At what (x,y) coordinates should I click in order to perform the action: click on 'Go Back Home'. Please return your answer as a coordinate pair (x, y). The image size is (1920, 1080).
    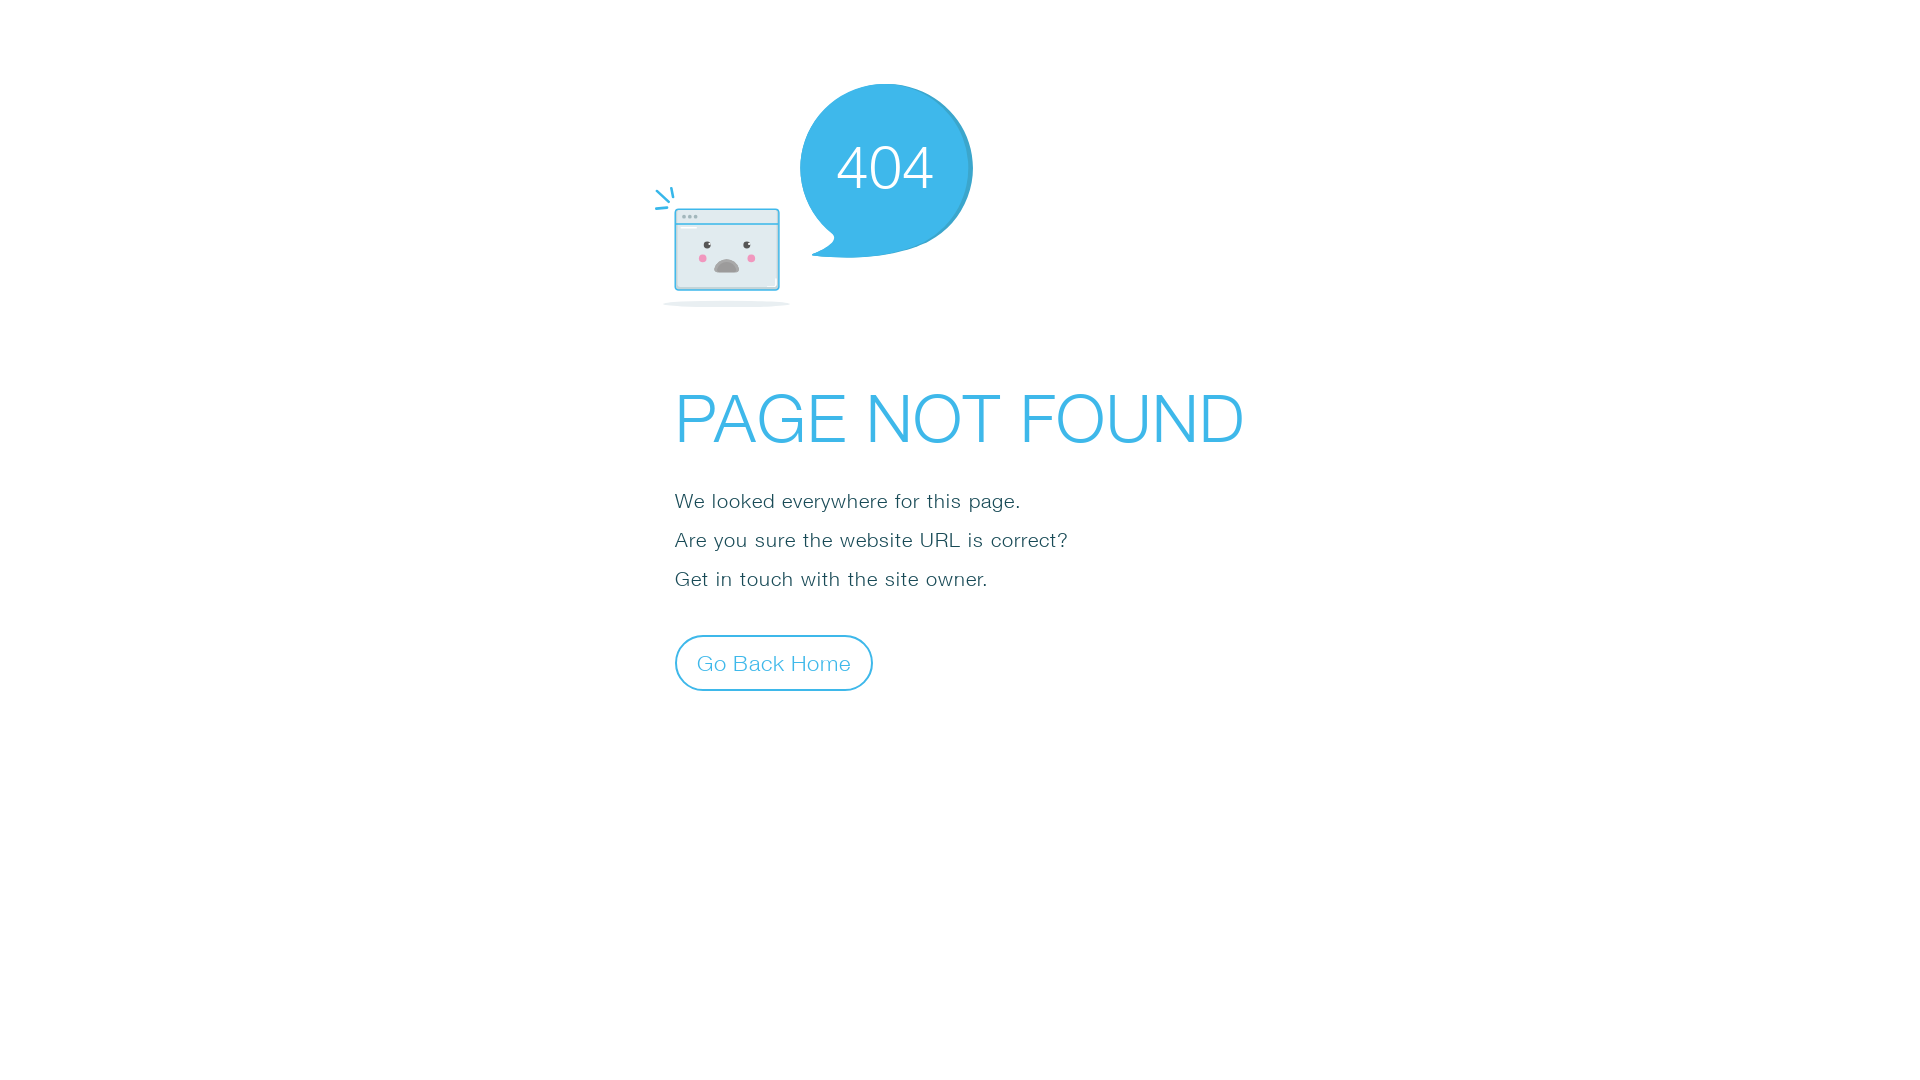
    Looking at the image, I should click on (772, 663).